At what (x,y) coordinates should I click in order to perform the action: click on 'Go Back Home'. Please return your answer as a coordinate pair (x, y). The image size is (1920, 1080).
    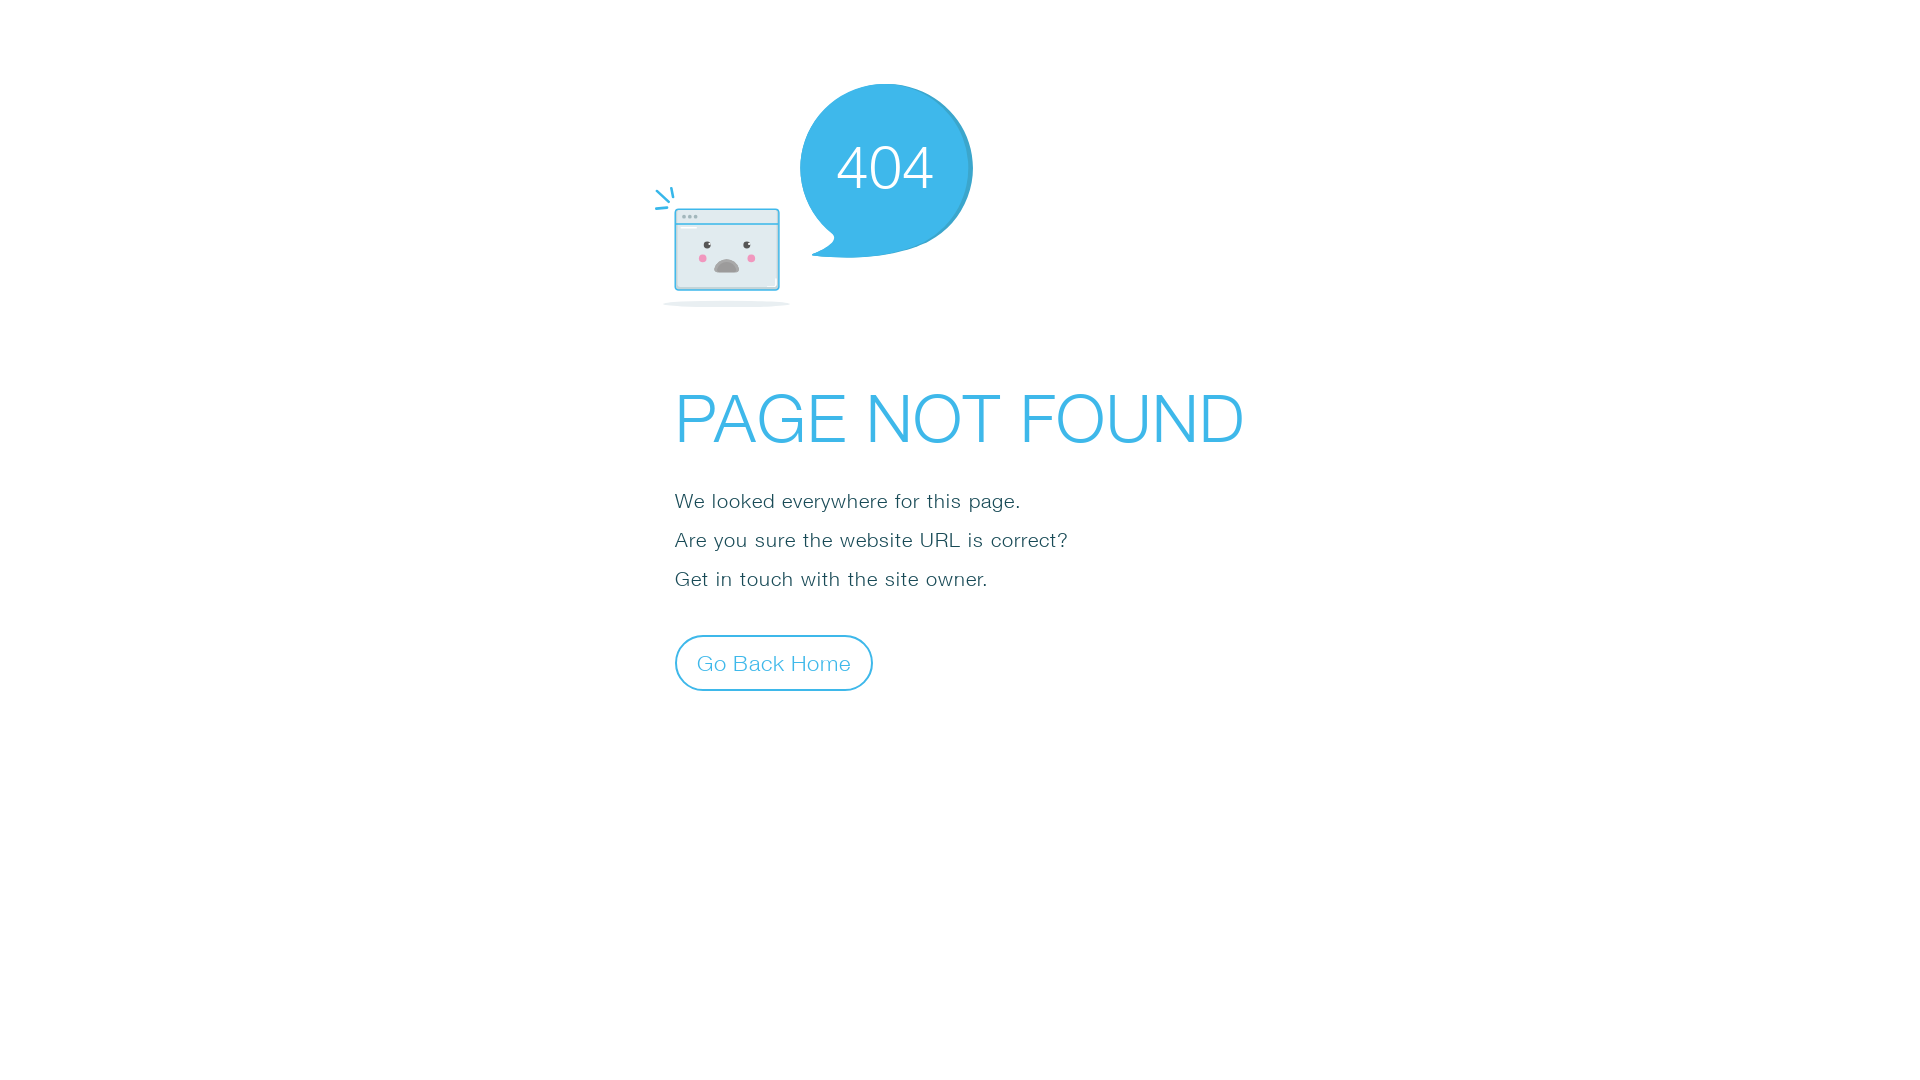
    Looking at the image, I should click on (772, 663).